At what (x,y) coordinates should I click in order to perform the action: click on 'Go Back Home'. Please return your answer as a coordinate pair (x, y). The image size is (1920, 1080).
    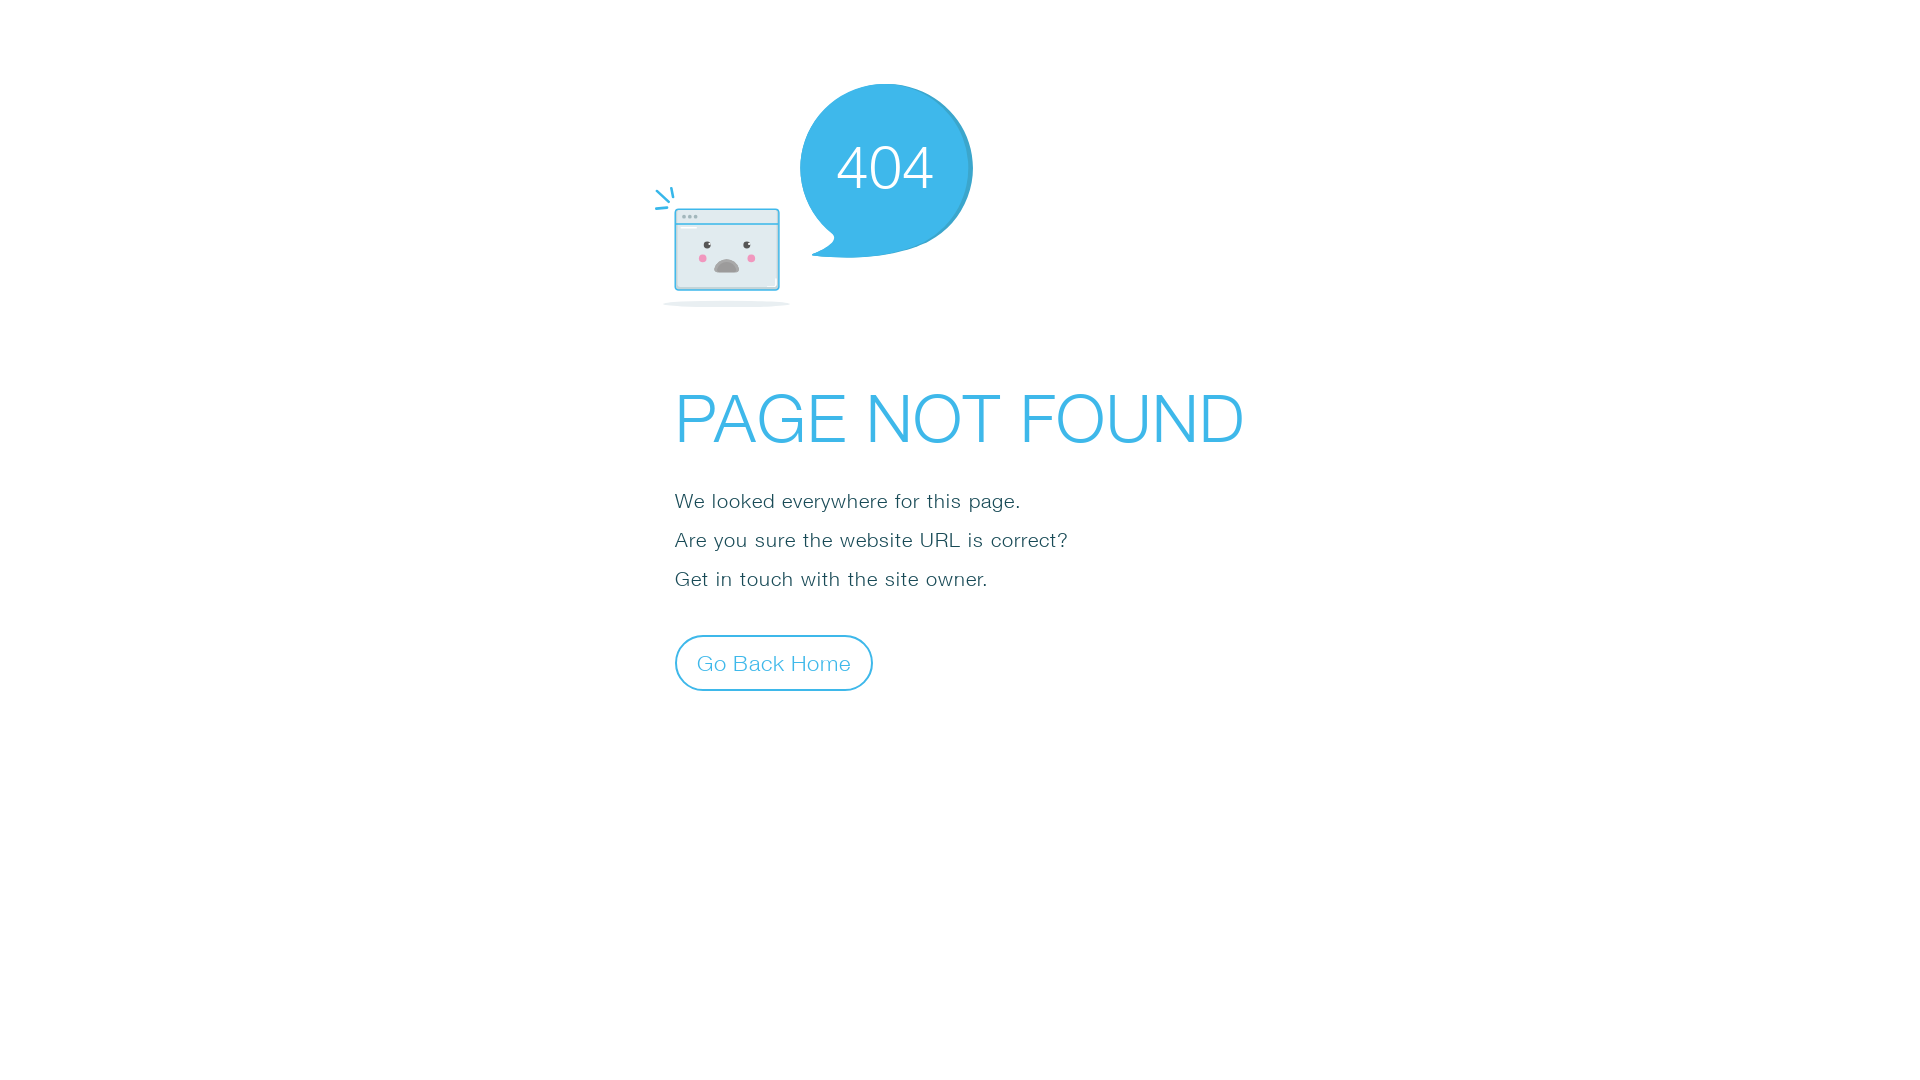
    Looking at the image, I should click on (772, 663).